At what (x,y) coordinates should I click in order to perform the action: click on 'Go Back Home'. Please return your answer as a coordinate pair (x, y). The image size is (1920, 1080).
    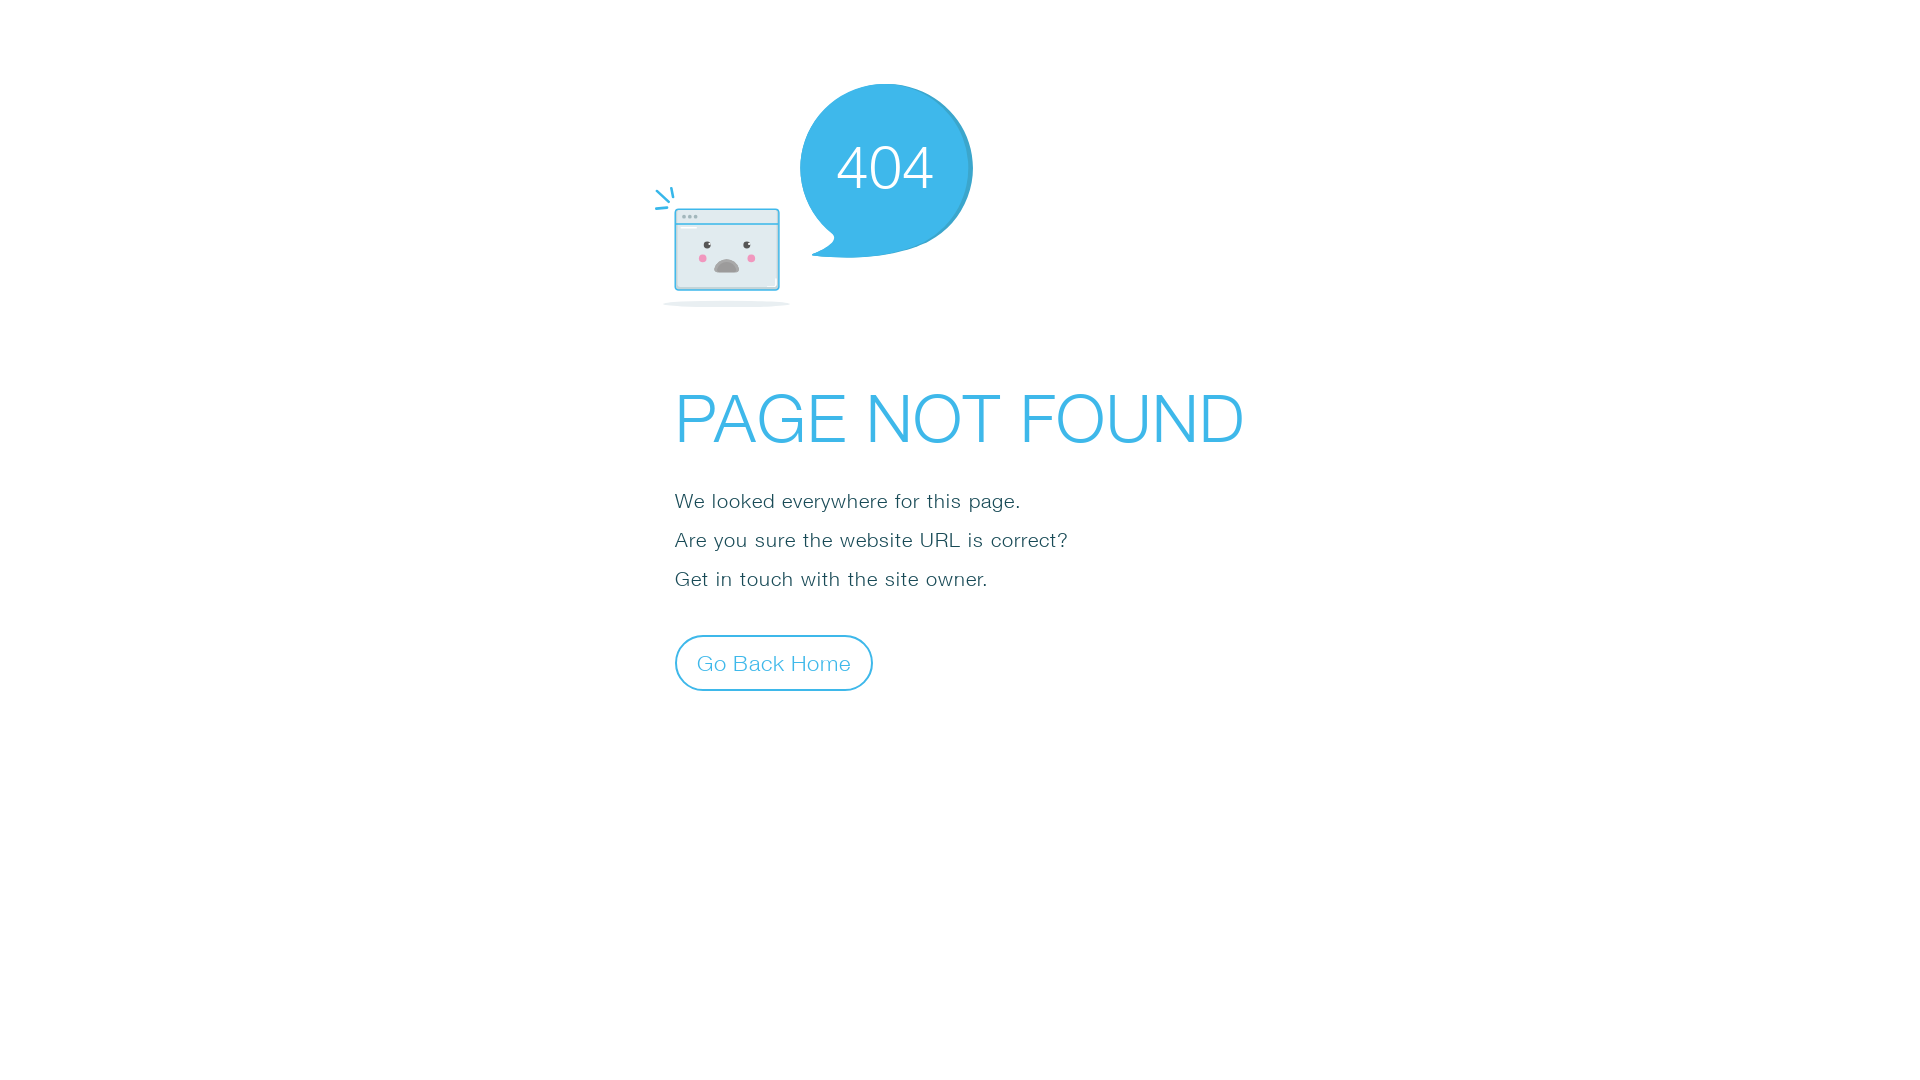
    Looking at the image, I should click on (772, 663).